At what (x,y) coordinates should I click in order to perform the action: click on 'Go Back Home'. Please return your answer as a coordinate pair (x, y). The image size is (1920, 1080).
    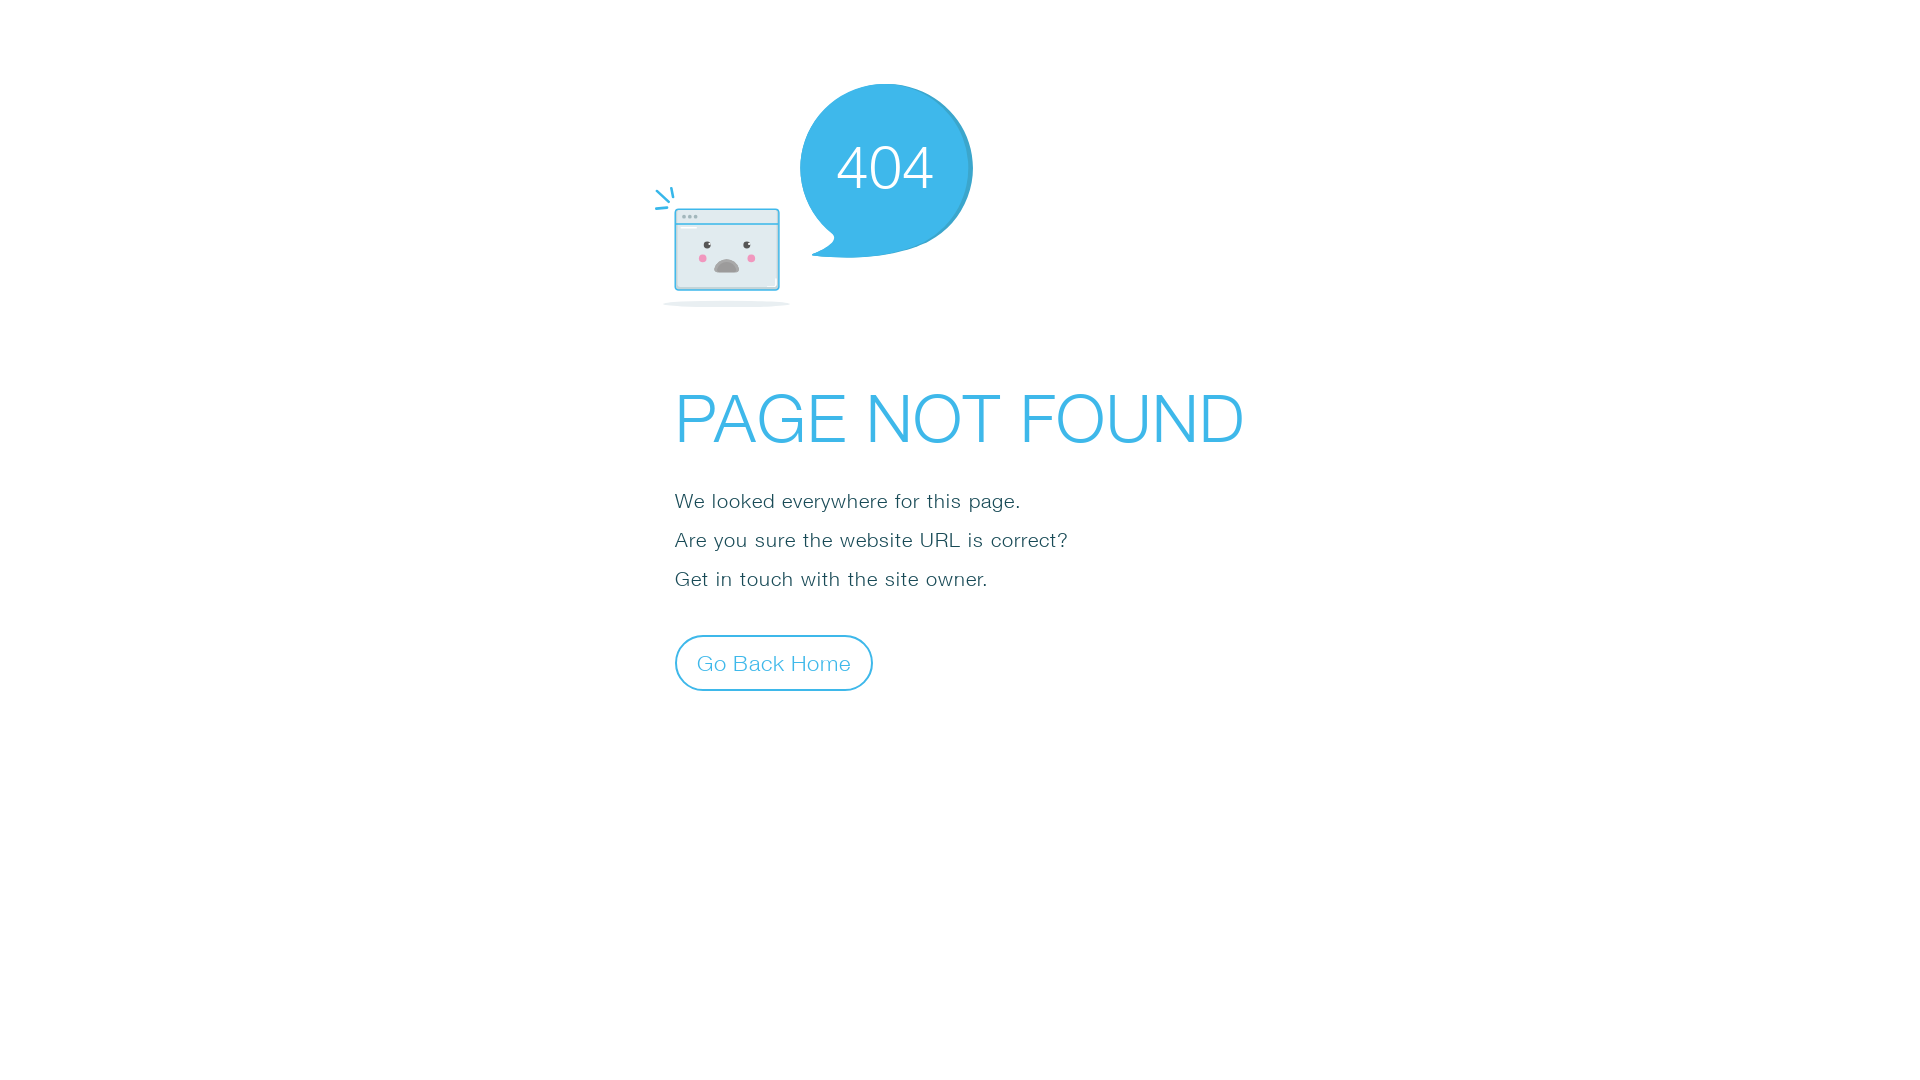
    Looking at the image, I should click on (772, 663).